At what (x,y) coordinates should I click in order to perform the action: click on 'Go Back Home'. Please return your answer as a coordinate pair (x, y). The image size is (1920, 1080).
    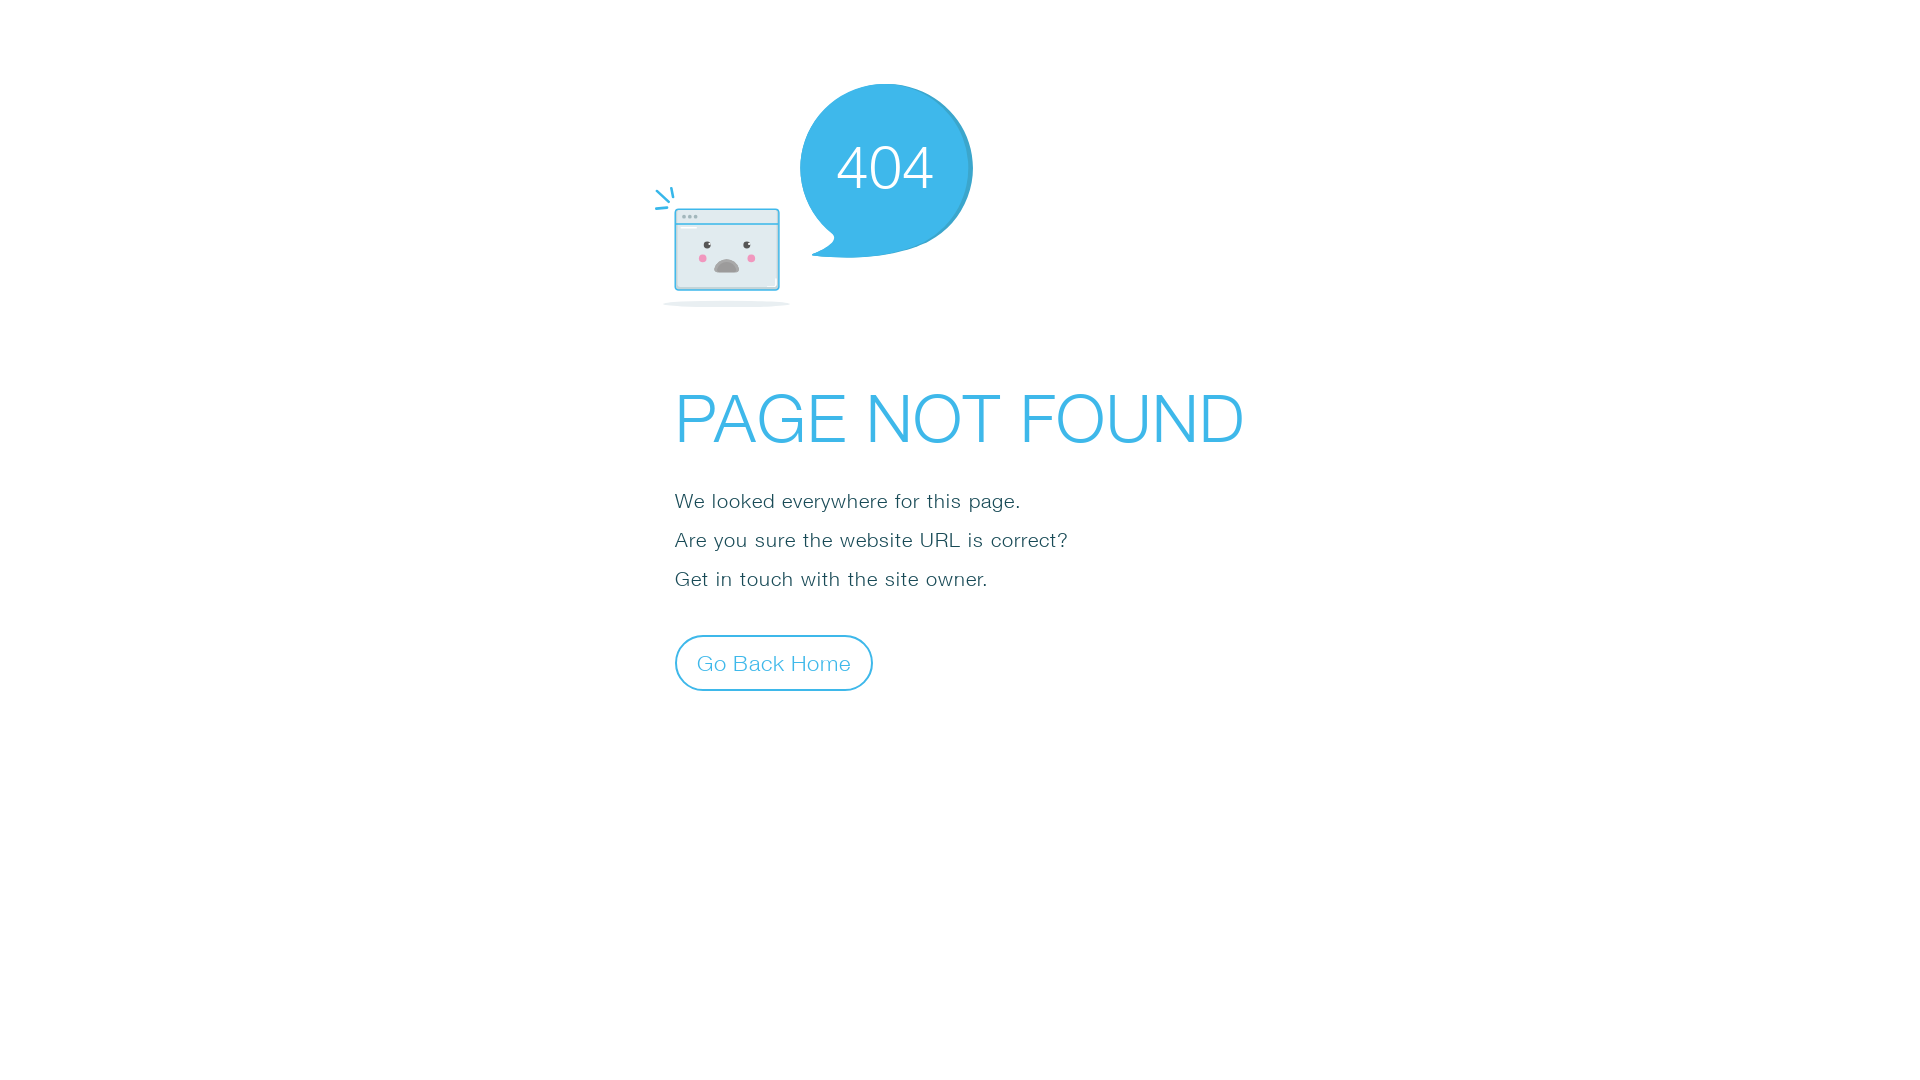
    Looking at the image, I should click on (772, 663).